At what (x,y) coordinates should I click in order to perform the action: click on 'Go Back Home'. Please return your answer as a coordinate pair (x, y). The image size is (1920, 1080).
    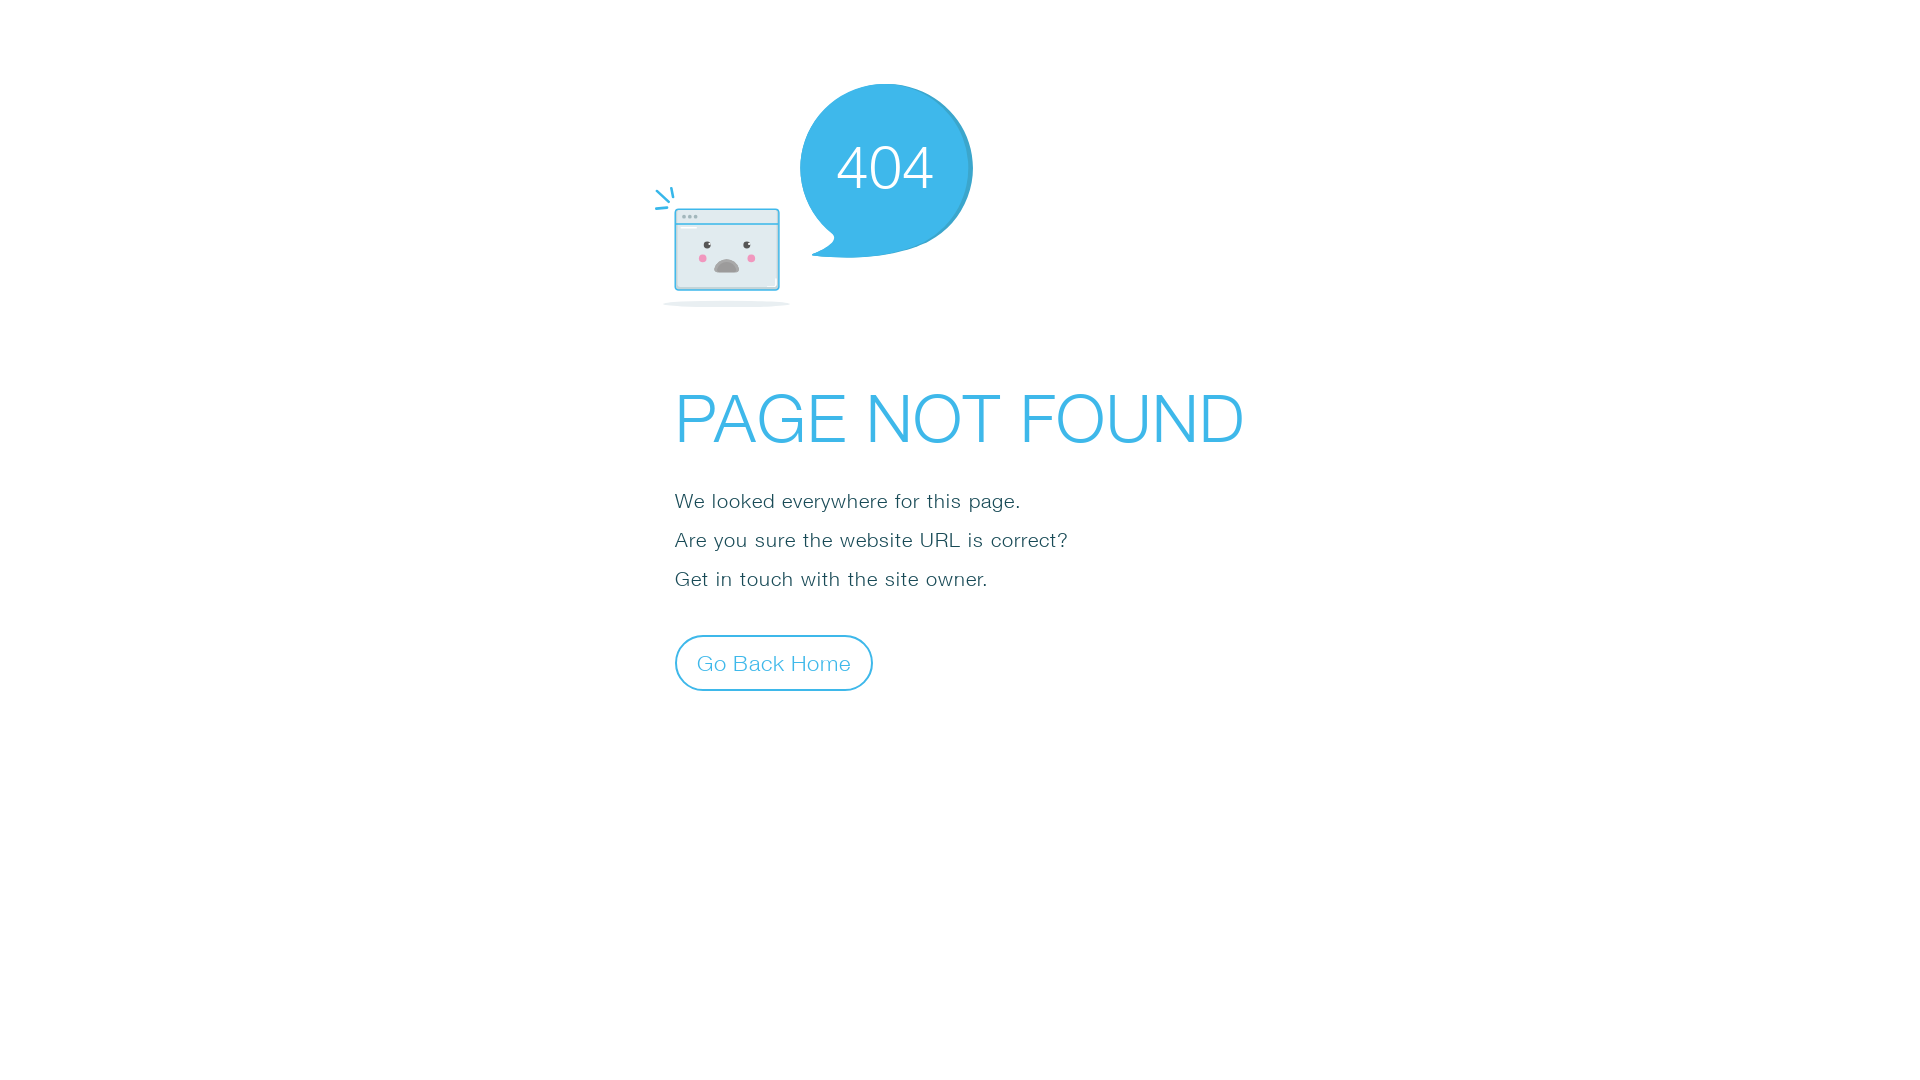
    Looking at the image, I should click on (772, 663).